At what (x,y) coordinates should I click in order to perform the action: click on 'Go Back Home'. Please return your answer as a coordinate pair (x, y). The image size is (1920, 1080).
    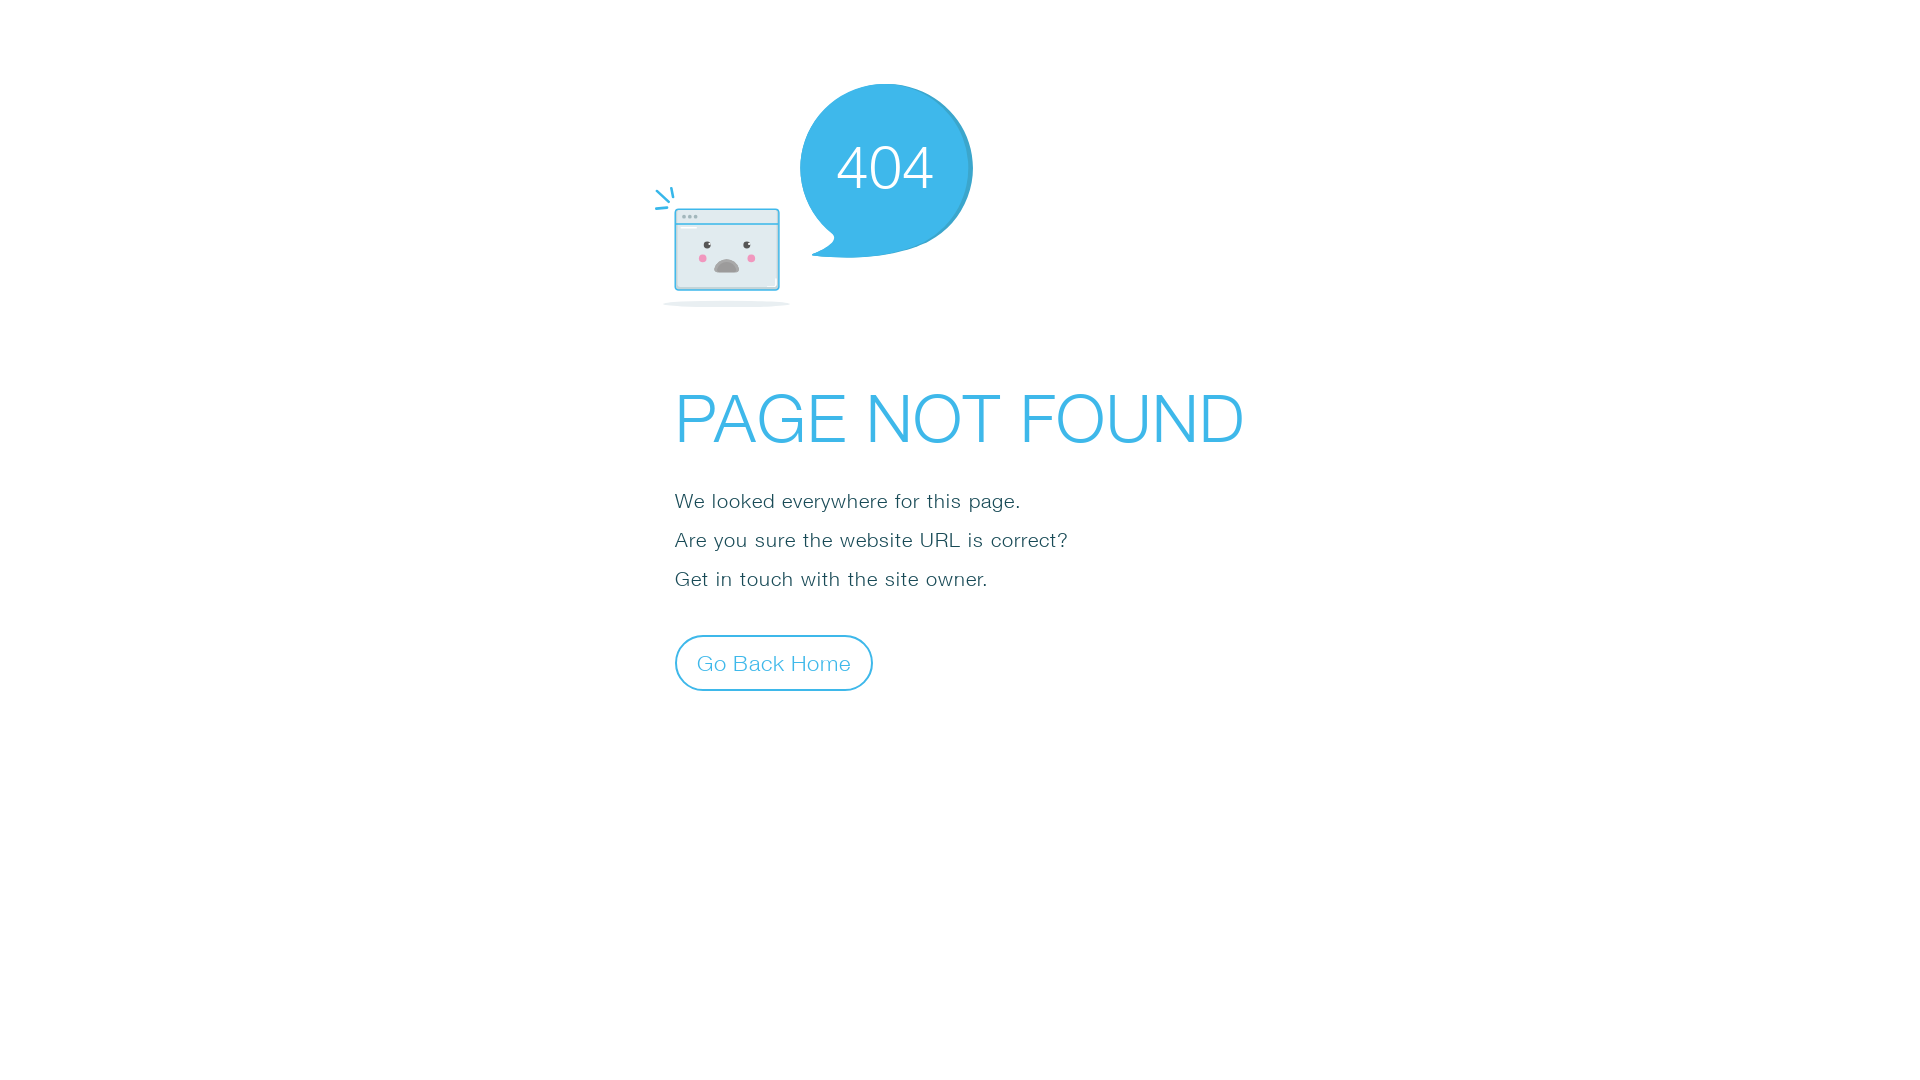
    Looking at the image, I should click on (772, 663).